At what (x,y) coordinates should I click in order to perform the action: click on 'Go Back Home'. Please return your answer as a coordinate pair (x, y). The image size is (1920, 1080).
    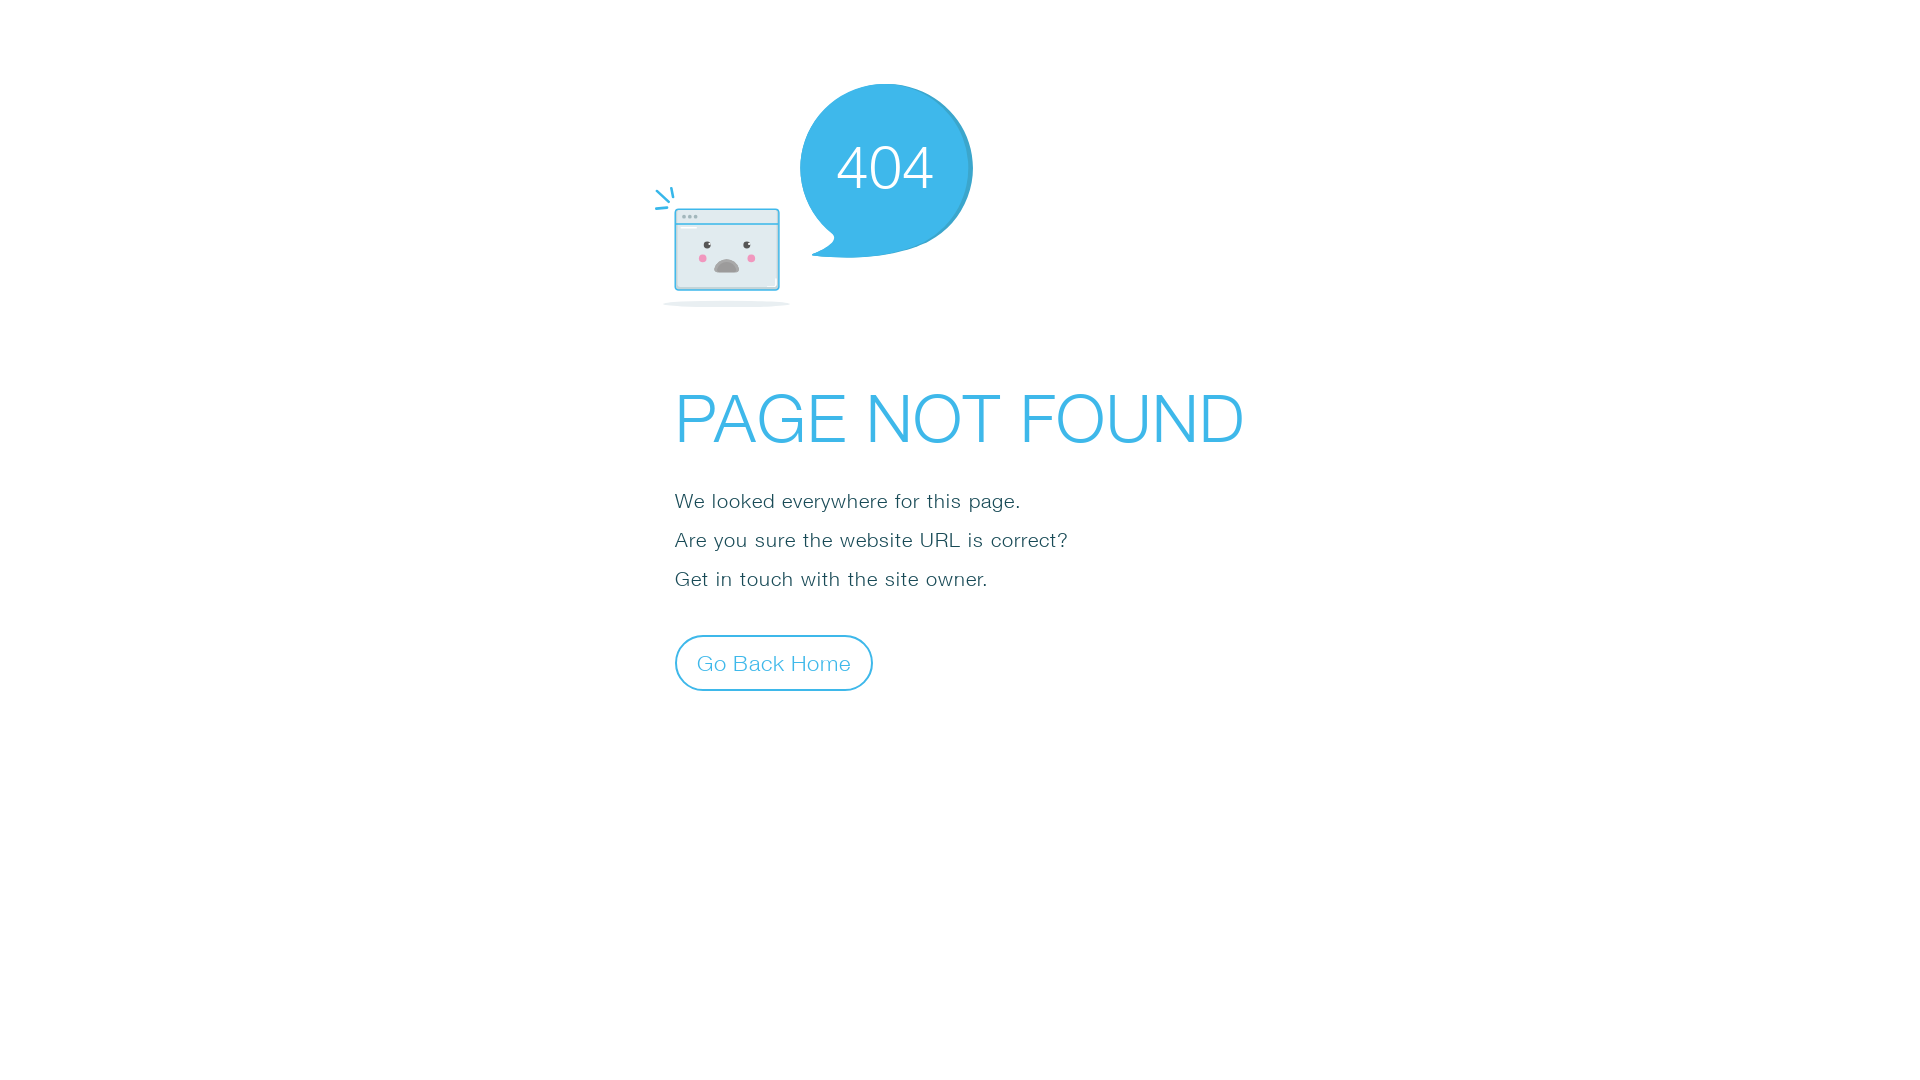
    Looking at the image, I should click on (772, 663).